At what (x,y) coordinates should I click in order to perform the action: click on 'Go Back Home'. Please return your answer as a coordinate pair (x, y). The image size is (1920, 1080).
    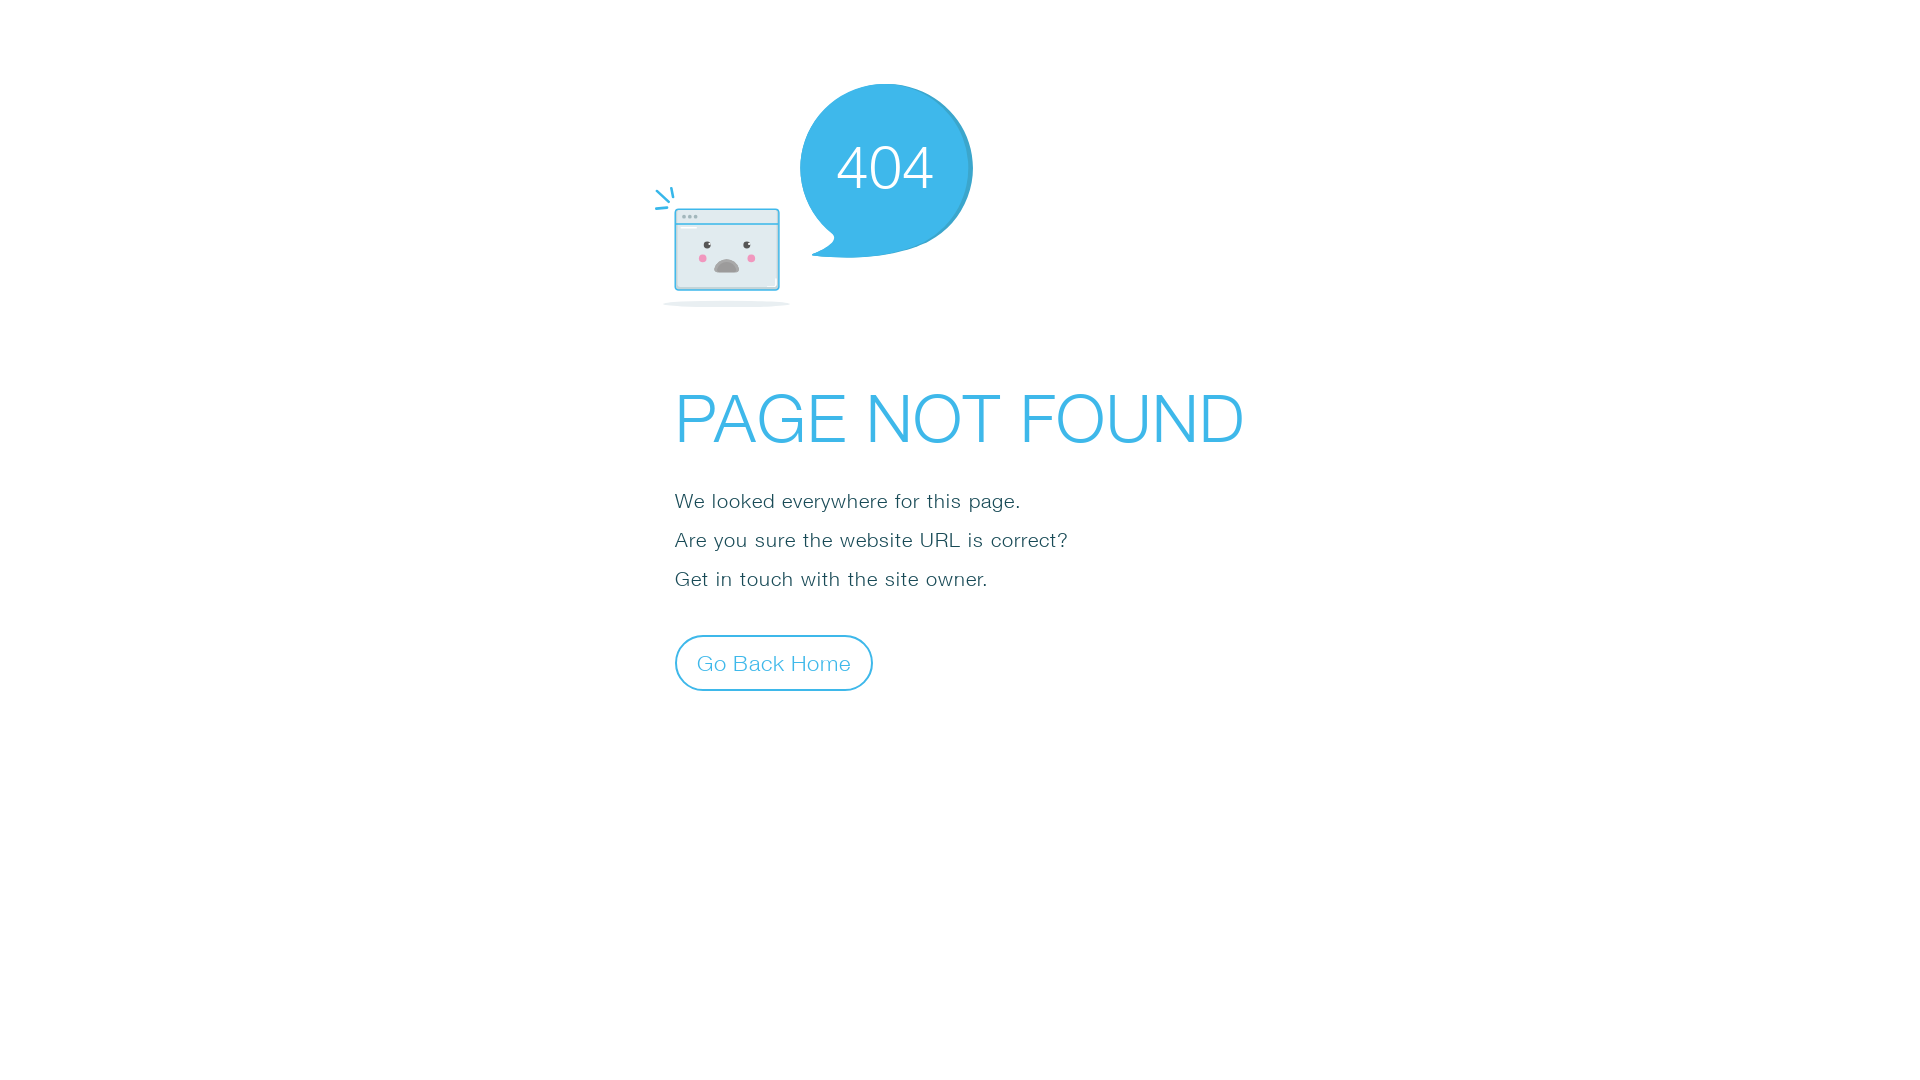
    Looking at the image, I should click on (772, 663).